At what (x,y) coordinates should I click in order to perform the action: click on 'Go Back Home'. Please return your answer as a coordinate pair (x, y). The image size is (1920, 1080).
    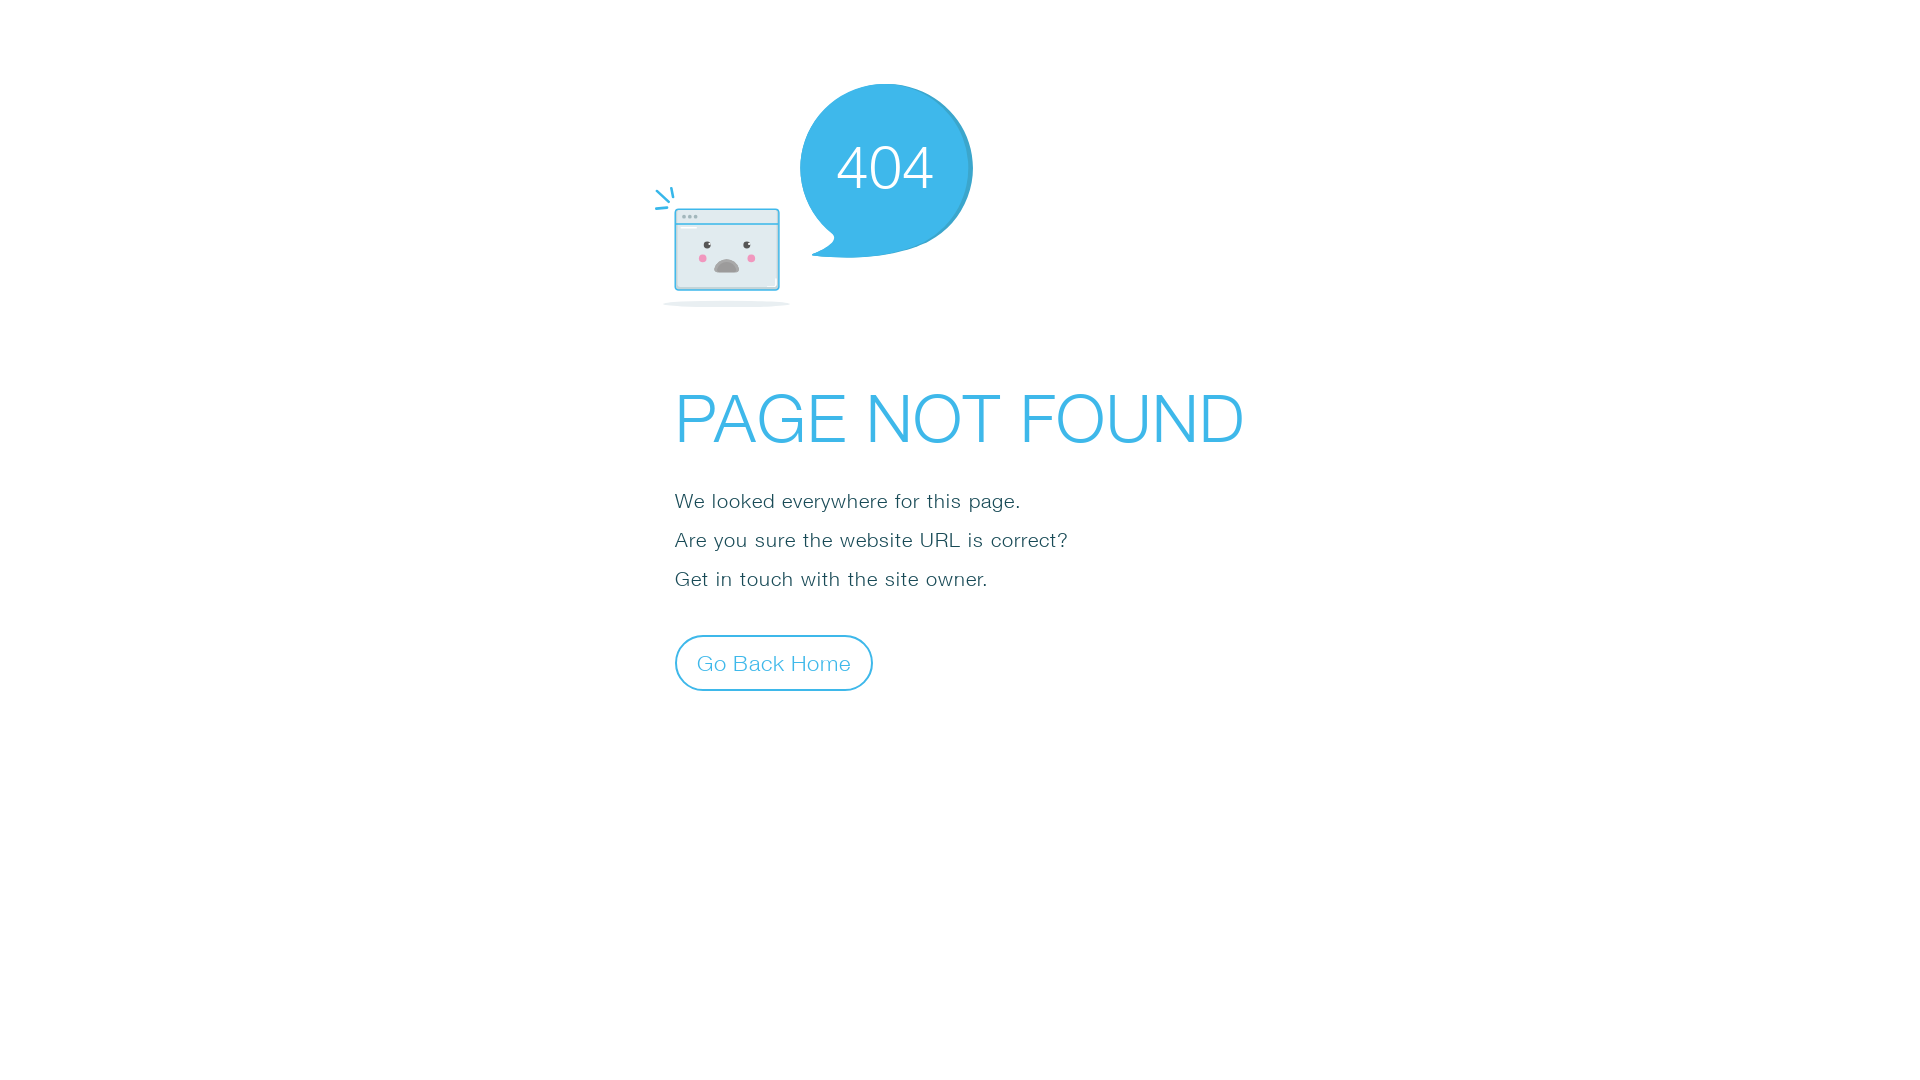
    Looking at the image, I should click on (772, 663).